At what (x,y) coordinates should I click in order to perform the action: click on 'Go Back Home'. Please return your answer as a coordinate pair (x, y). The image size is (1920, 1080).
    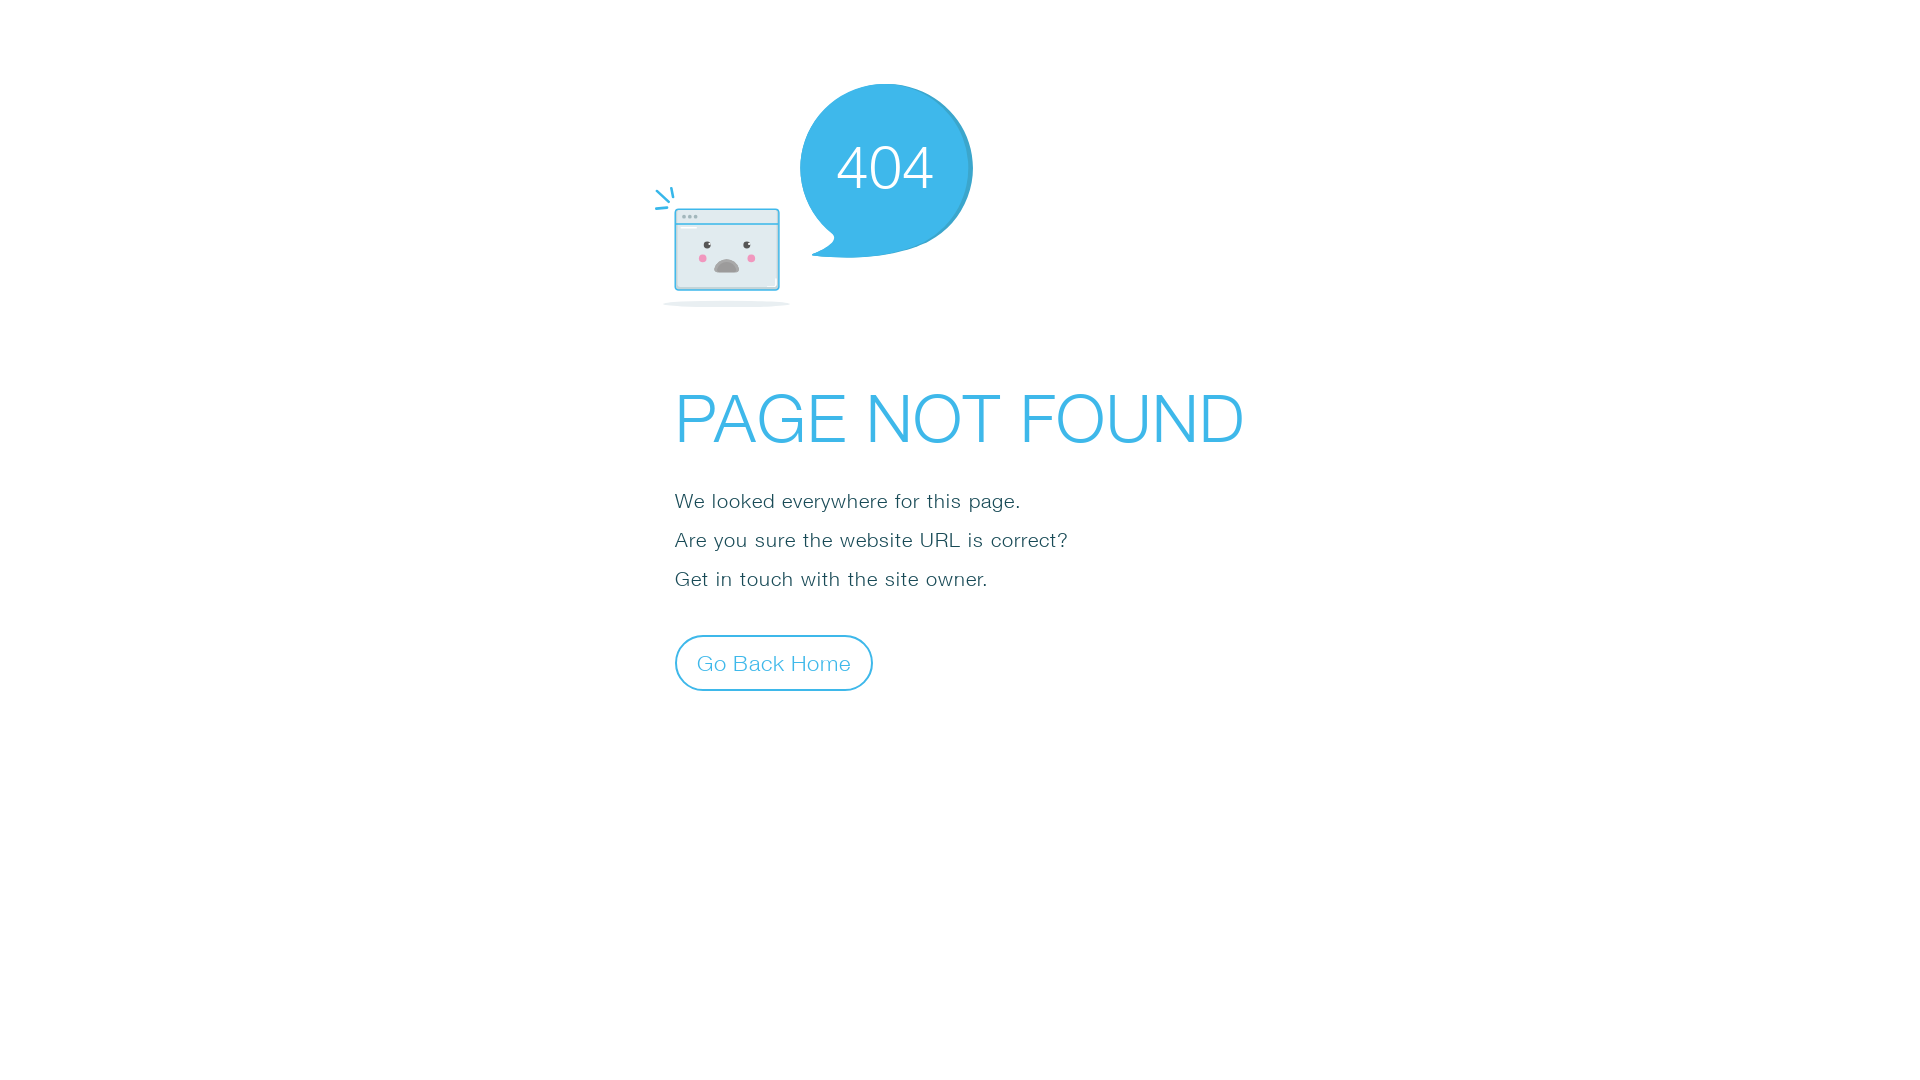
    Looking at the image, I should click on (772, 663).